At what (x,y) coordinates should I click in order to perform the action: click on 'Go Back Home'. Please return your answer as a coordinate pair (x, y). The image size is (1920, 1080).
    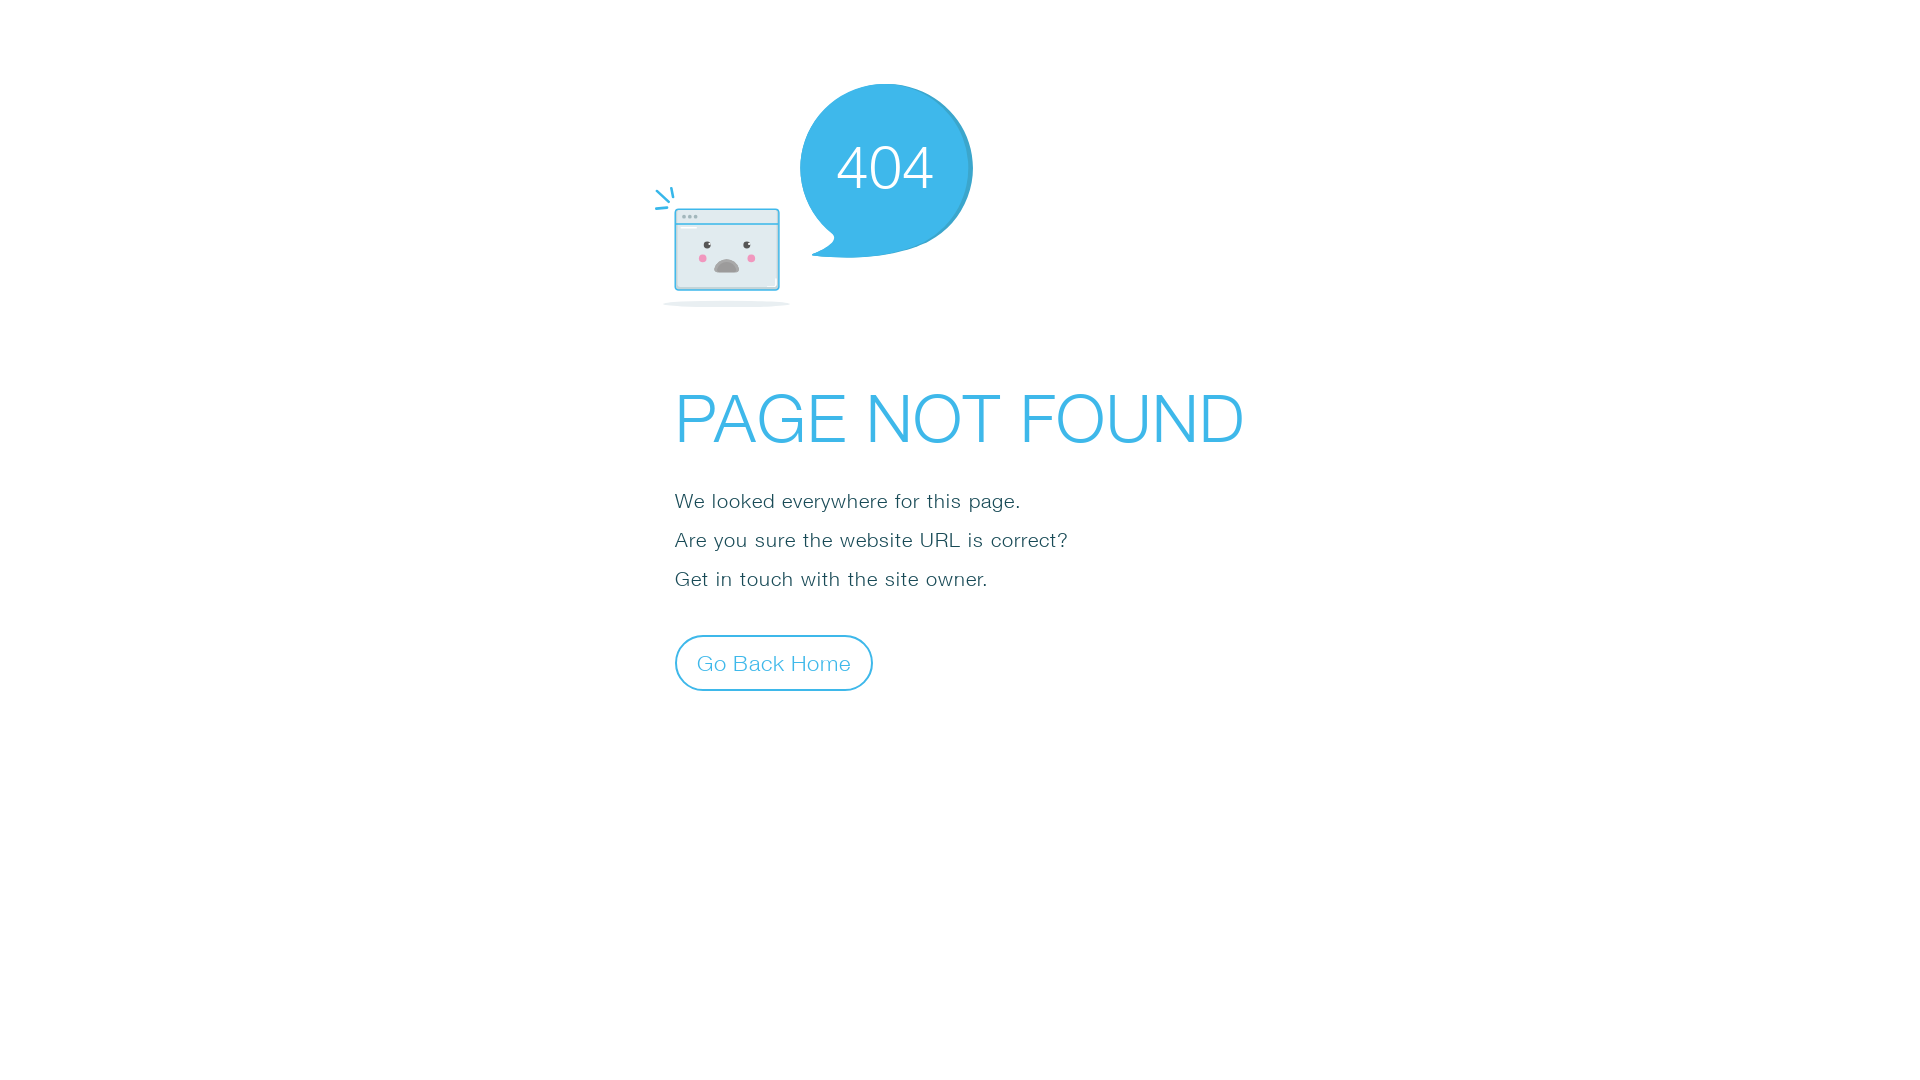
    Looking at the image, I should click on (772, 663).